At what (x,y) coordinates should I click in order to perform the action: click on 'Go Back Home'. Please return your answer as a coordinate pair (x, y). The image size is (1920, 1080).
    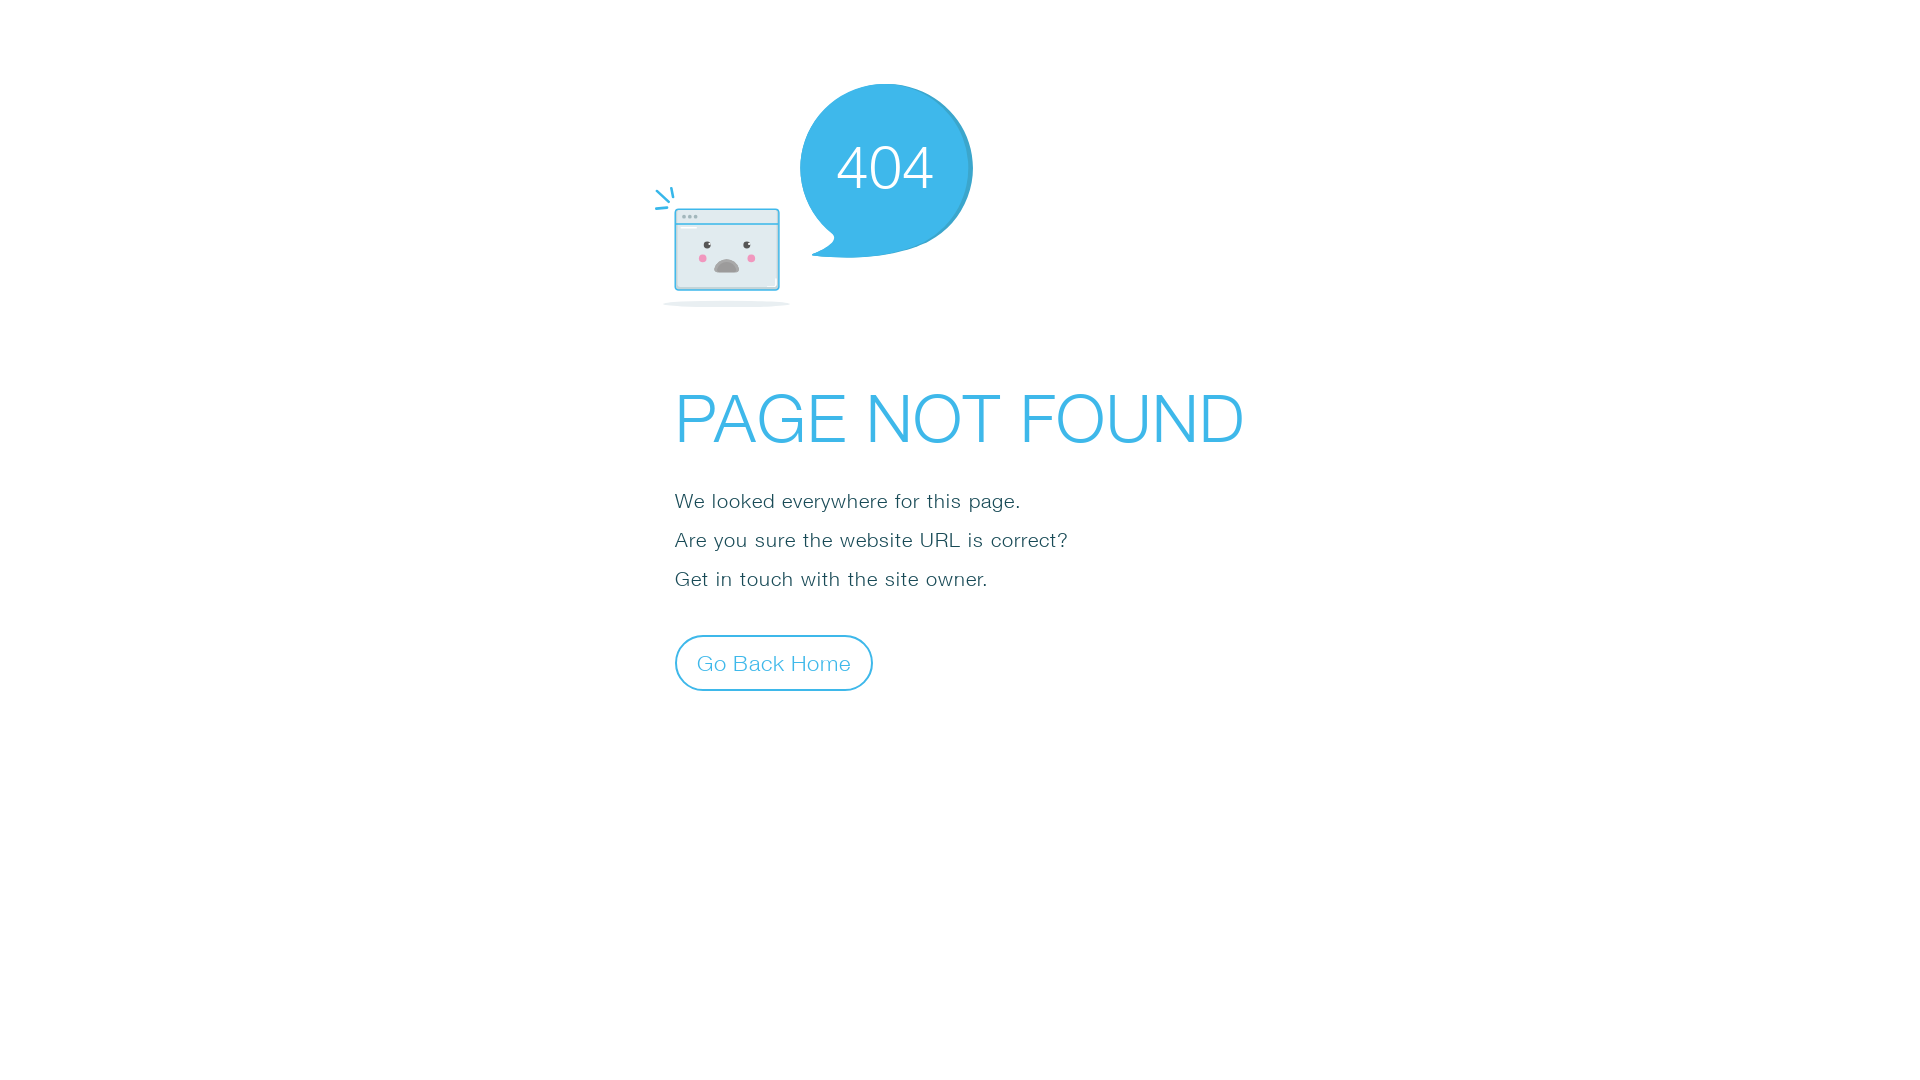
    Looking at the image, I should click on (772, 663).